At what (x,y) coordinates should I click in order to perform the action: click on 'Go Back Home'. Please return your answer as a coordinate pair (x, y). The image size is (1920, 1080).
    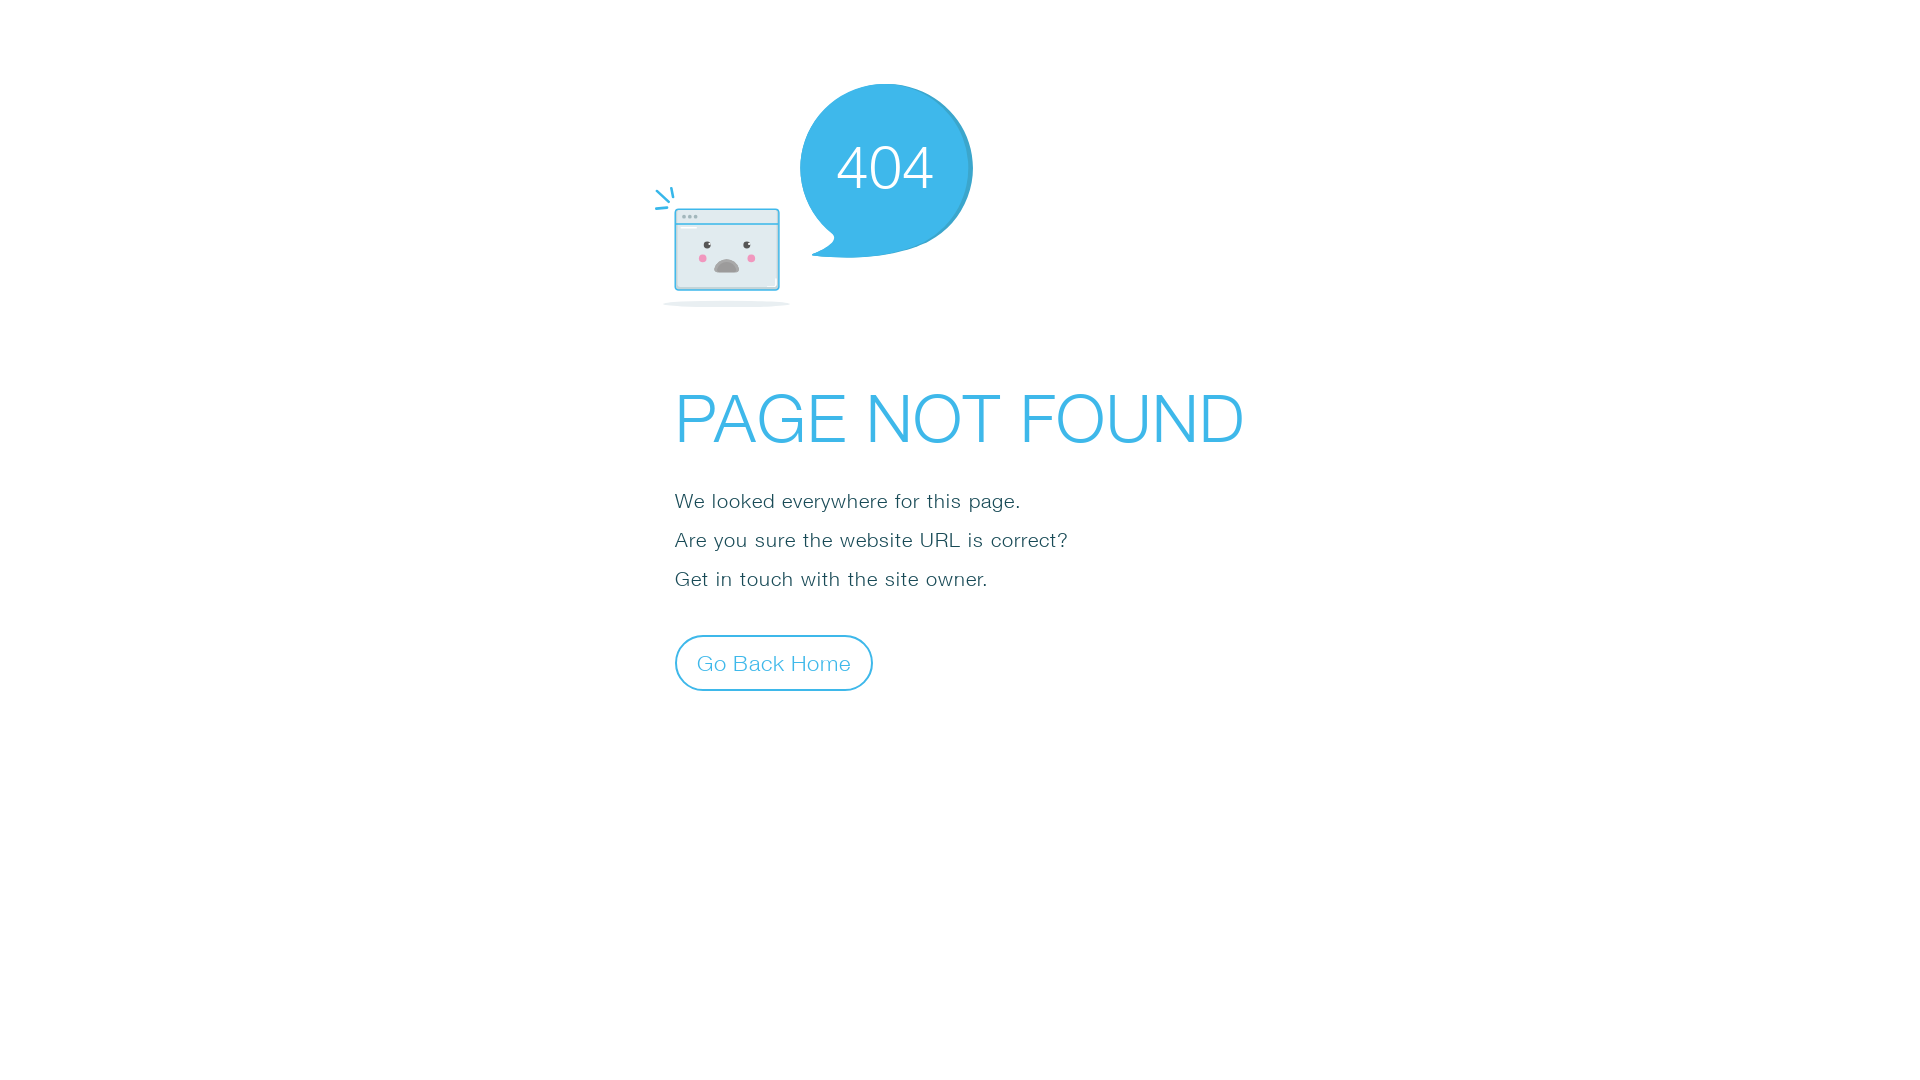
    Looking at the image, I should click on (772, 663).